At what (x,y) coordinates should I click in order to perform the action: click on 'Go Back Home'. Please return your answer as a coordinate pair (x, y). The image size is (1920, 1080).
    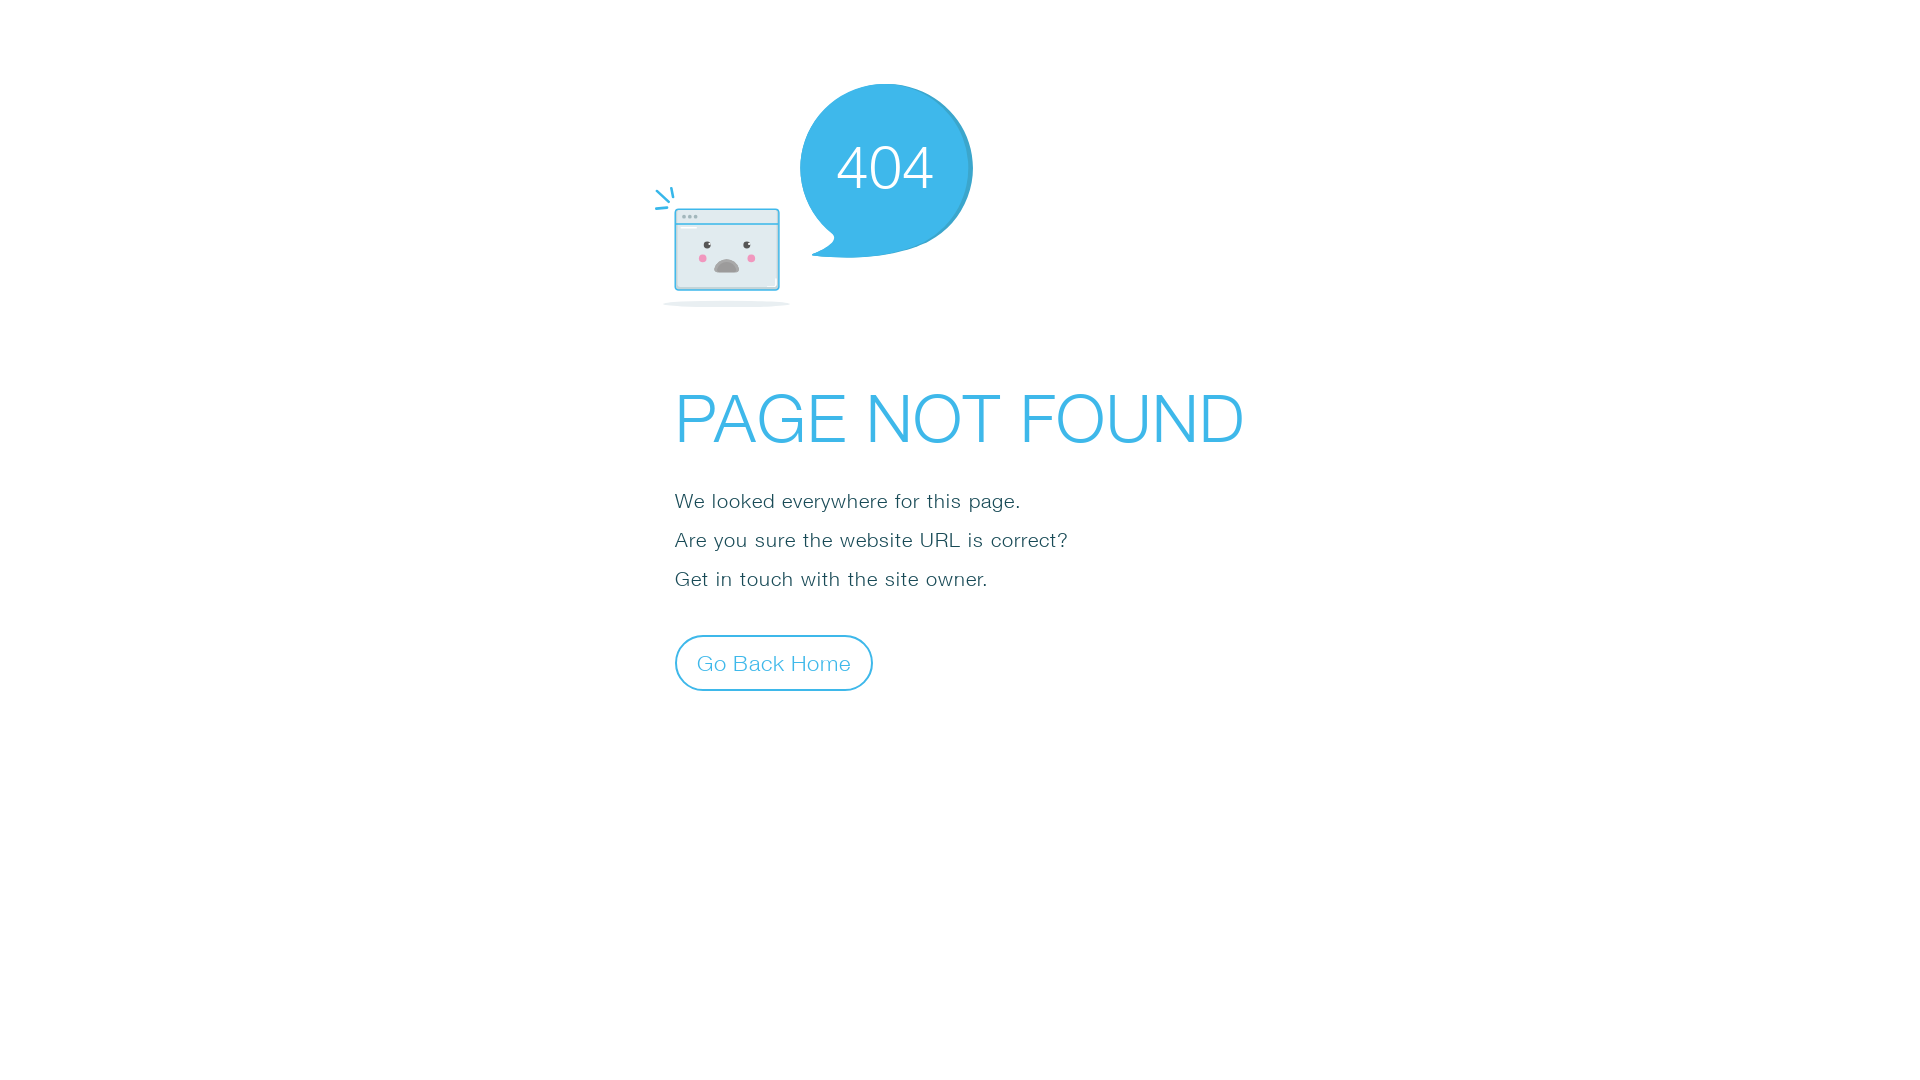
    Looking at the image, I should click on (772, 663).